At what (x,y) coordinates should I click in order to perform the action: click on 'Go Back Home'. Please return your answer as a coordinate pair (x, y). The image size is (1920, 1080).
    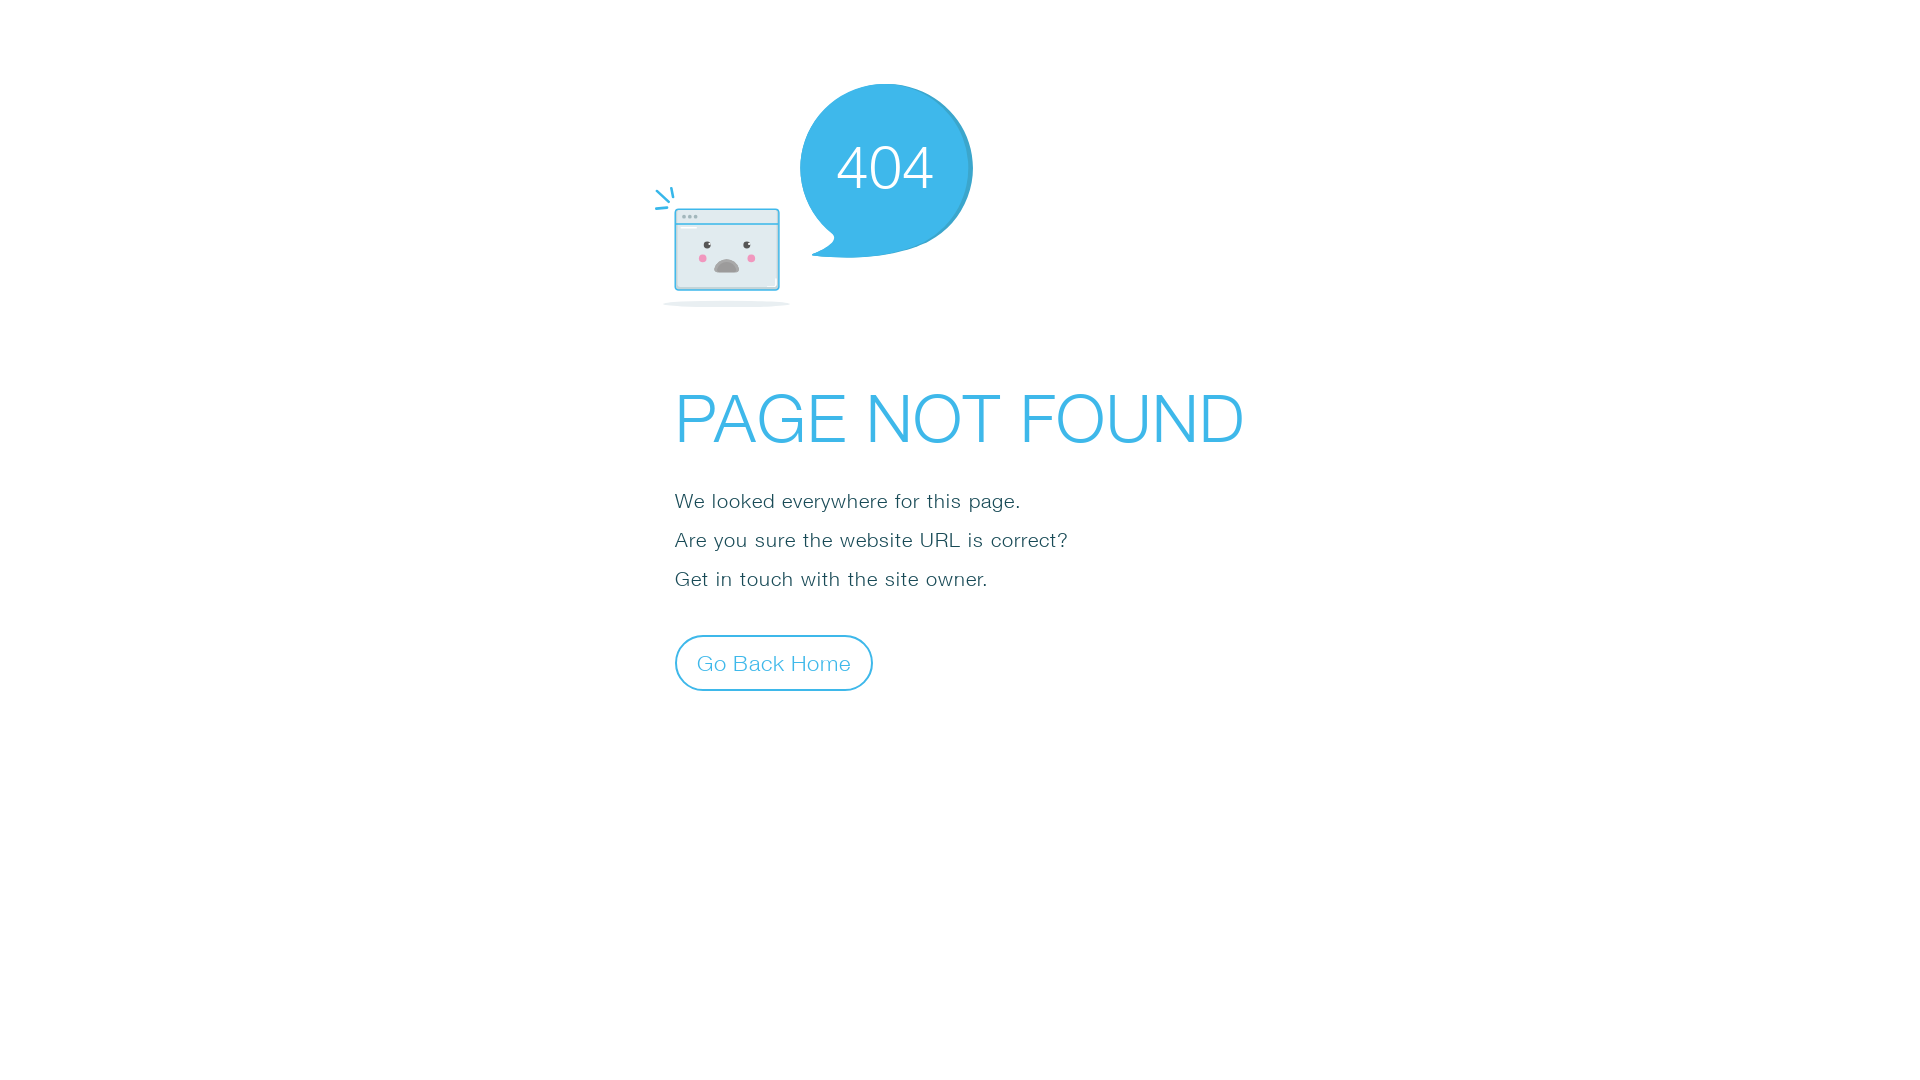
    Looking at the image, I should click on (772, 663).